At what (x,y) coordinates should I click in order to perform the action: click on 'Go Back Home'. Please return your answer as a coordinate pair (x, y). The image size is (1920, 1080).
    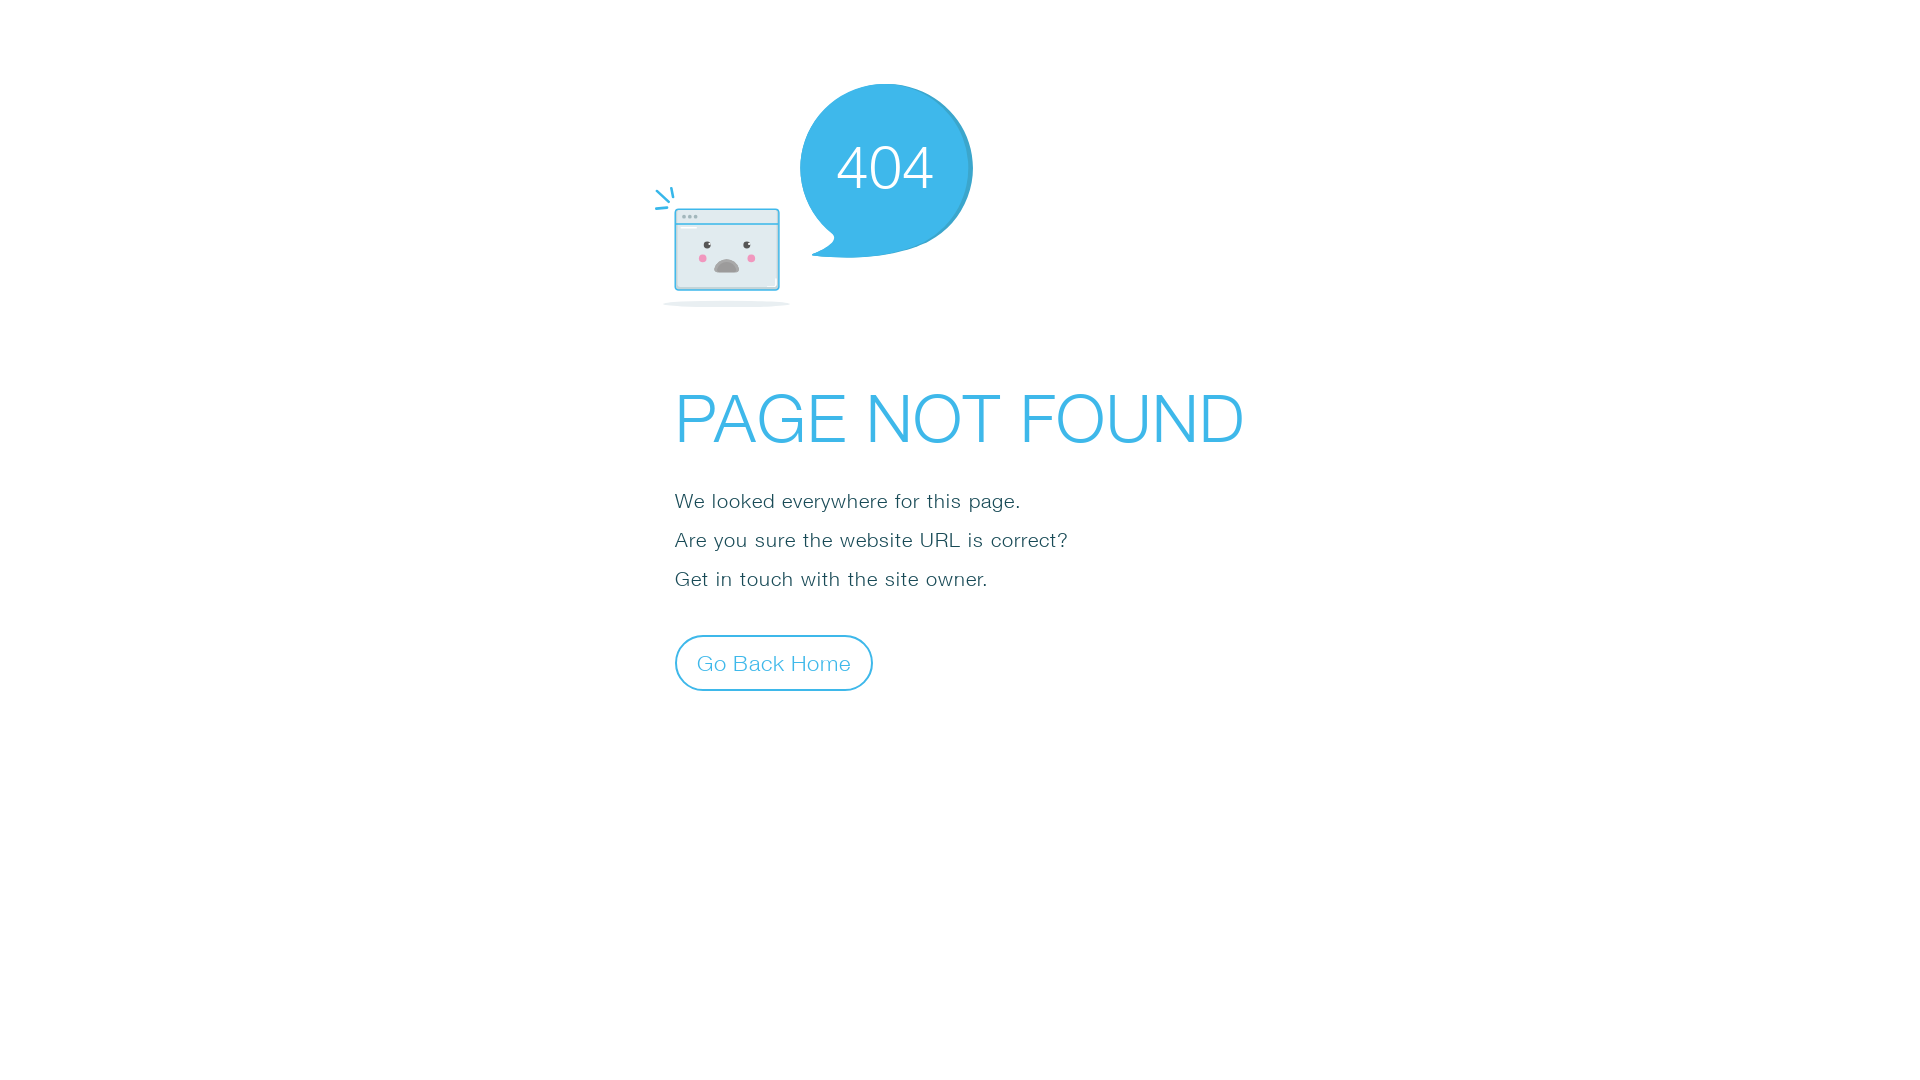
    Looking at the image, I should click on (772, 663).